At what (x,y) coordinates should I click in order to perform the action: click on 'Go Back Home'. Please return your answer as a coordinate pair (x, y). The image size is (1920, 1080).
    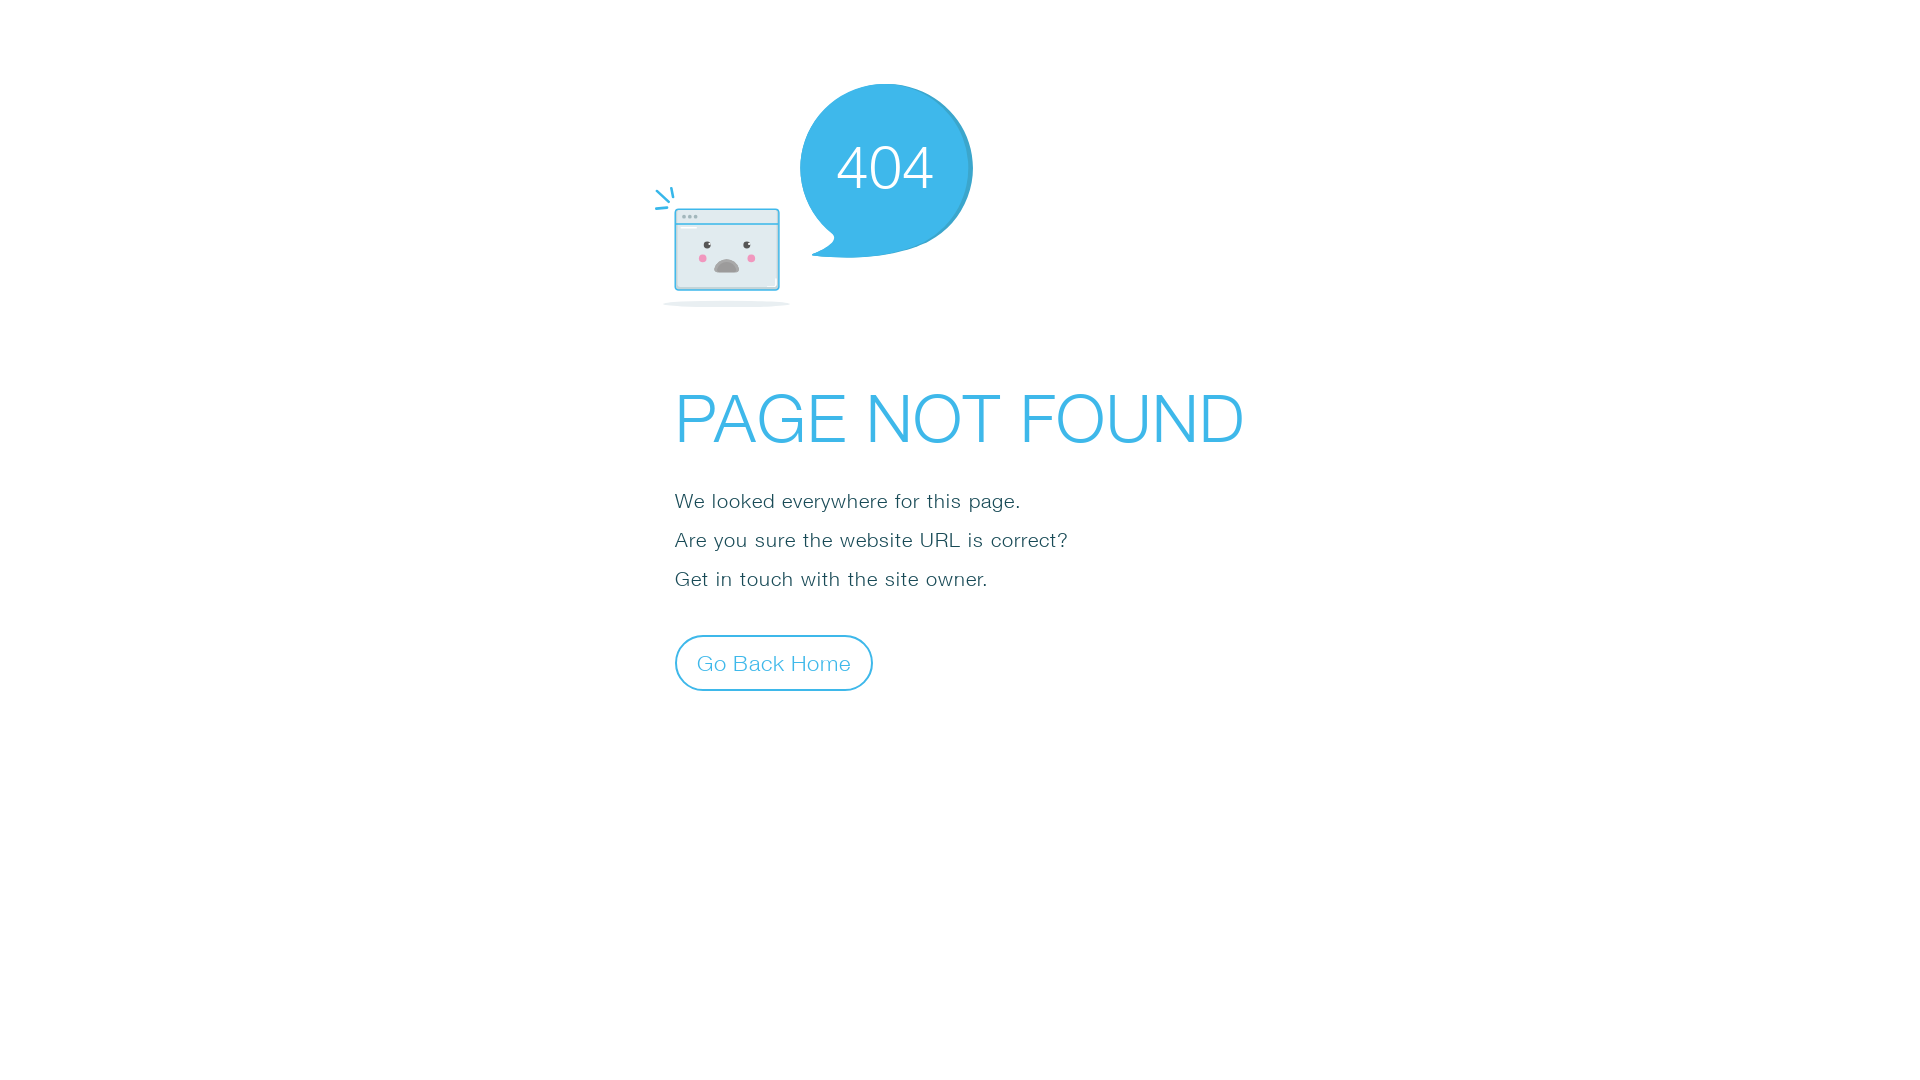
    Looking at the image, I should click on (772, 663).